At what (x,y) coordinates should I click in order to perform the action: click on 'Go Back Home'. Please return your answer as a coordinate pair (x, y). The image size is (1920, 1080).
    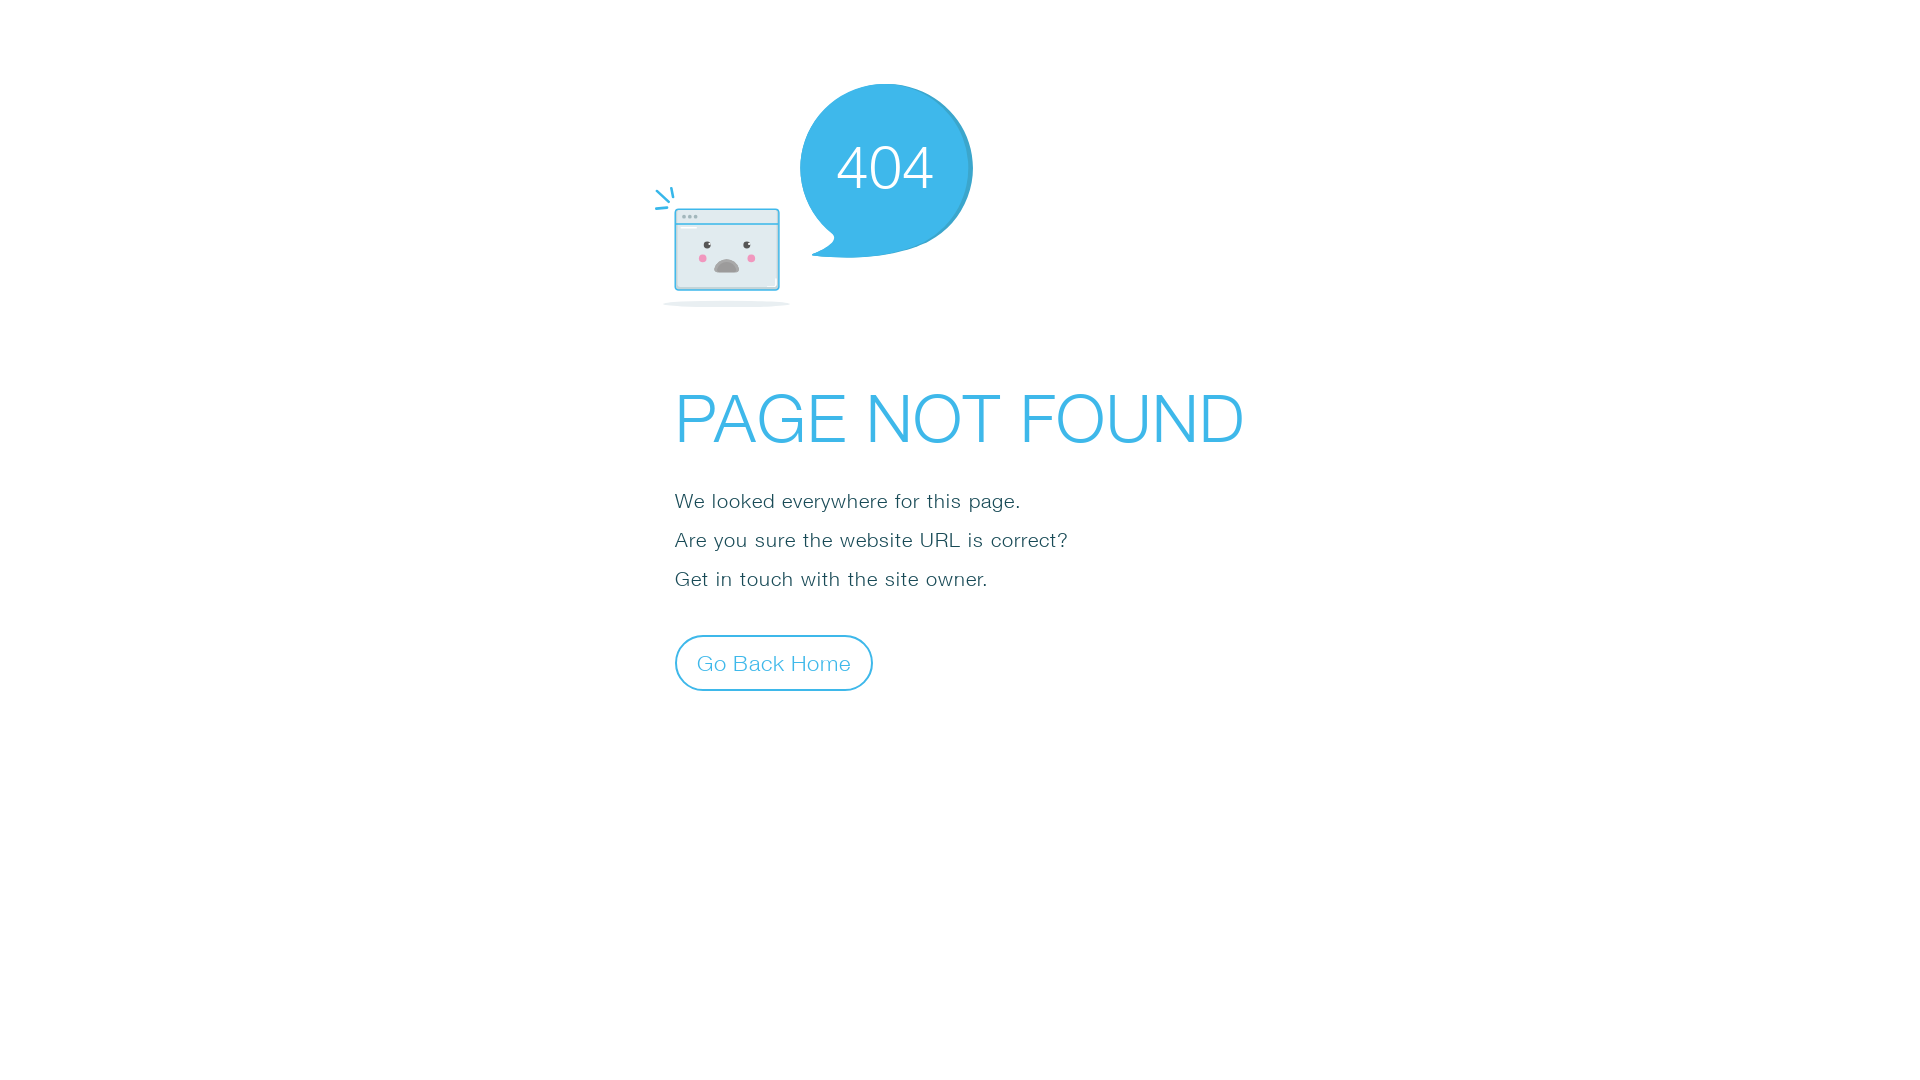
    Looking at the image, I should click on (772, 663).